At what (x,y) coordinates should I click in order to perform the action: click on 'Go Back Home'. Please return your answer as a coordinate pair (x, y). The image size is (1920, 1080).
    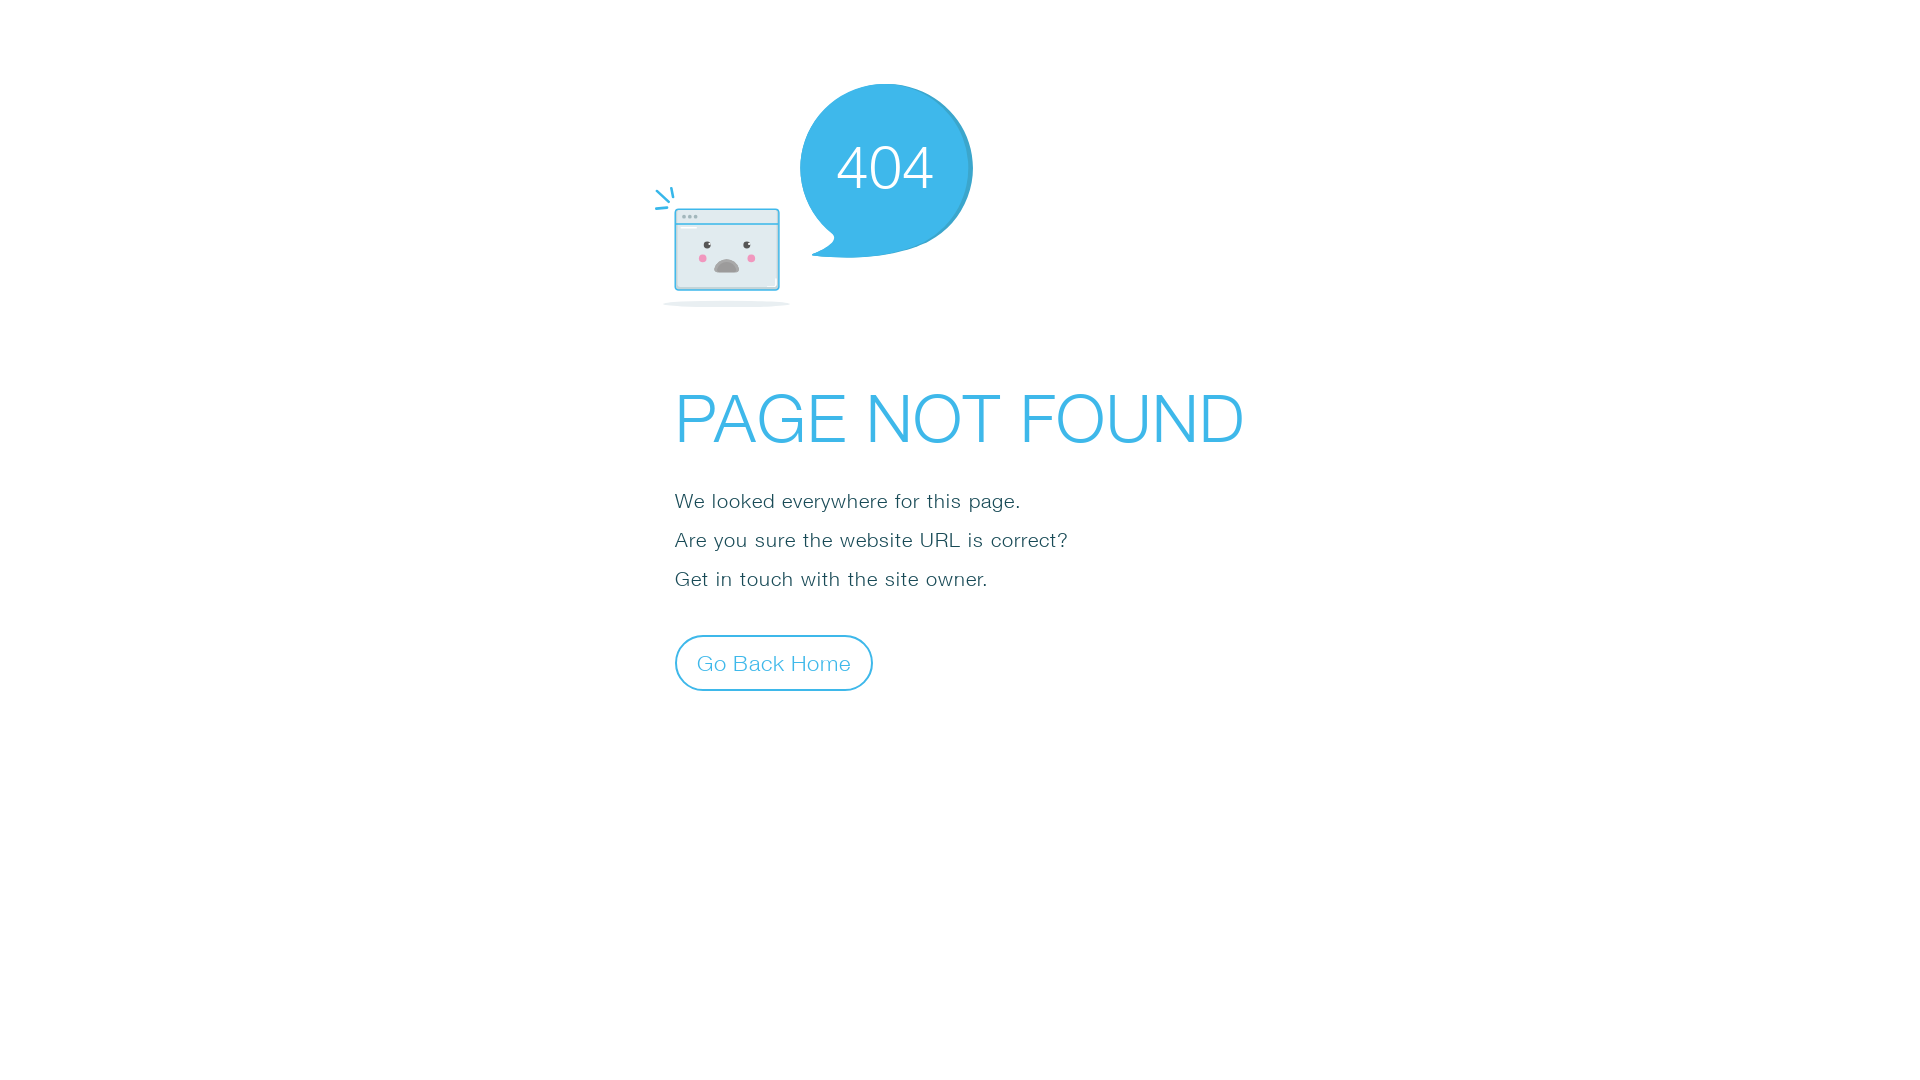
    Looking at the image, I should click on (772, 663).